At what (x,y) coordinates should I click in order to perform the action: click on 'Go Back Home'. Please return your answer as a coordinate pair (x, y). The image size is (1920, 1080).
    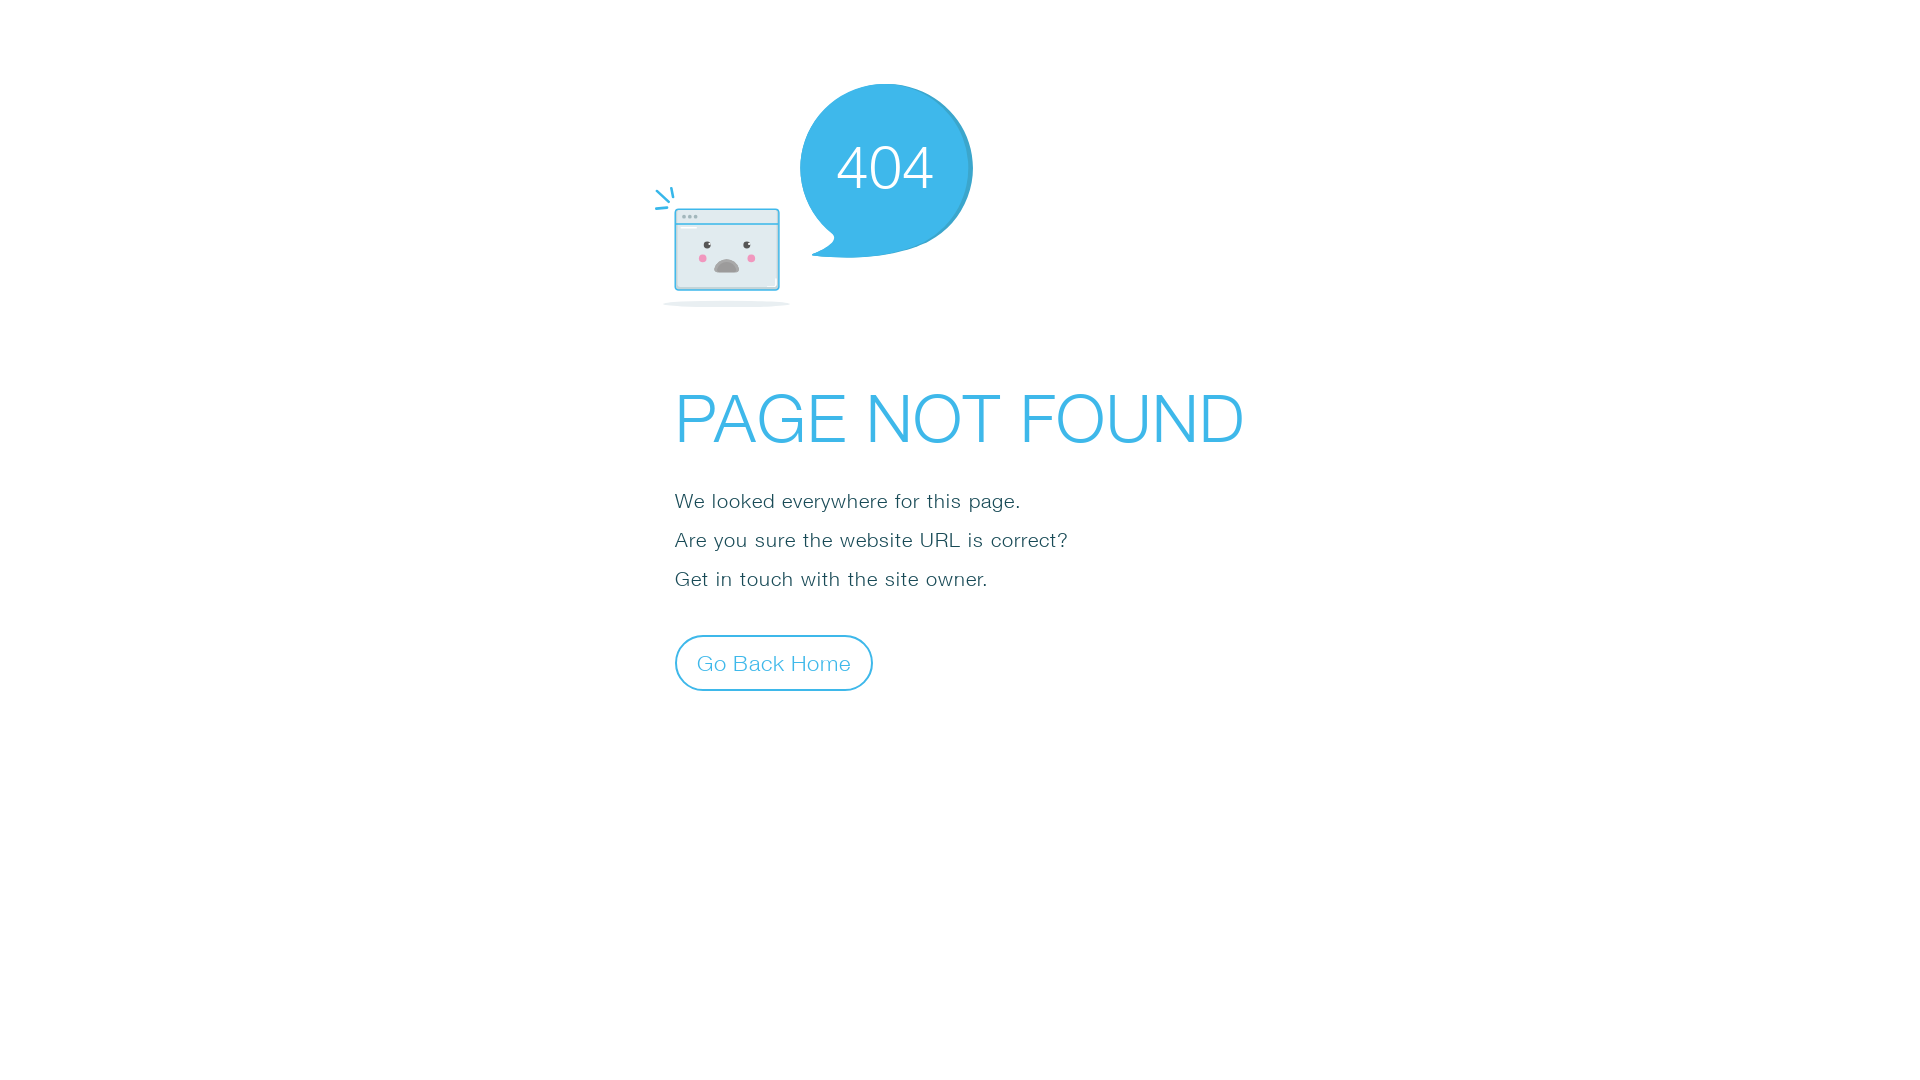
    Looking at the image, I should click on (772, 663).